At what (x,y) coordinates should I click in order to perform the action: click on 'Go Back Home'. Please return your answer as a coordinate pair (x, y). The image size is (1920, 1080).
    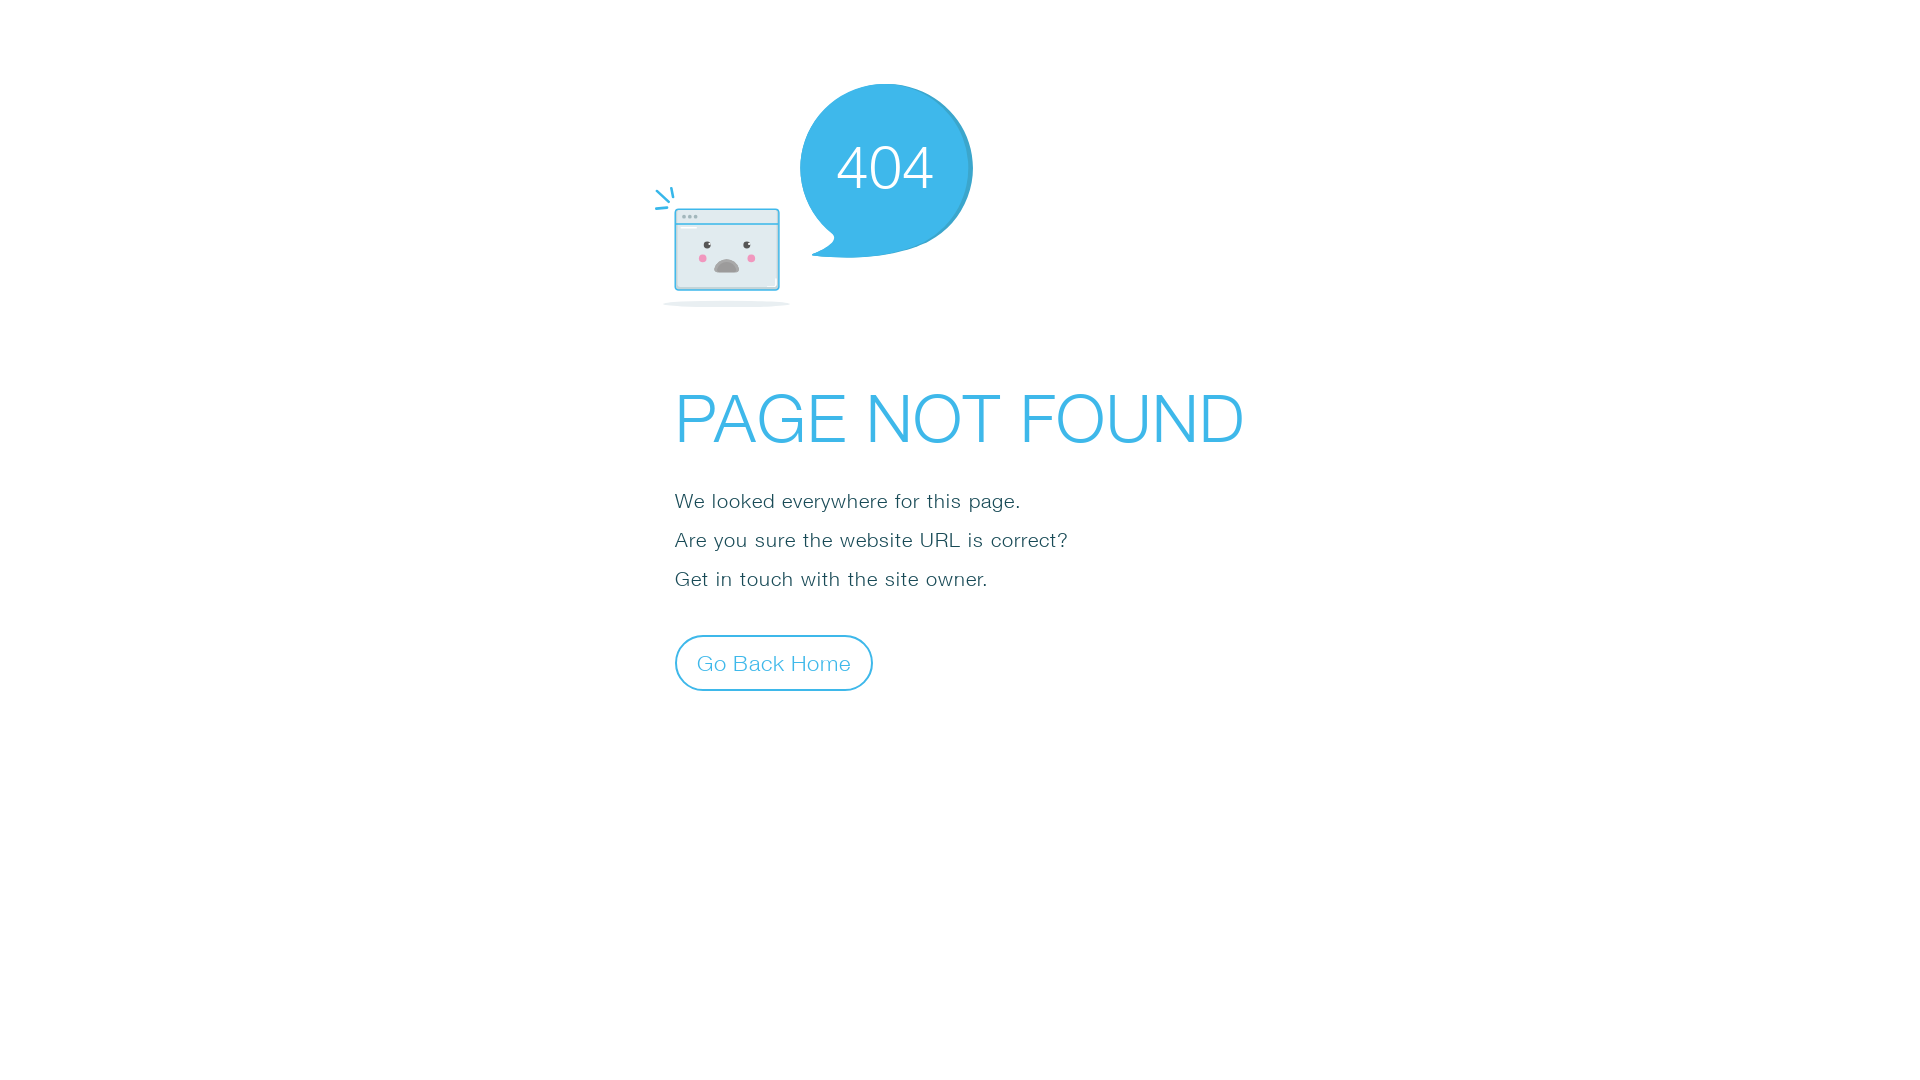
    Looking at the image, I should click on (772, 663).